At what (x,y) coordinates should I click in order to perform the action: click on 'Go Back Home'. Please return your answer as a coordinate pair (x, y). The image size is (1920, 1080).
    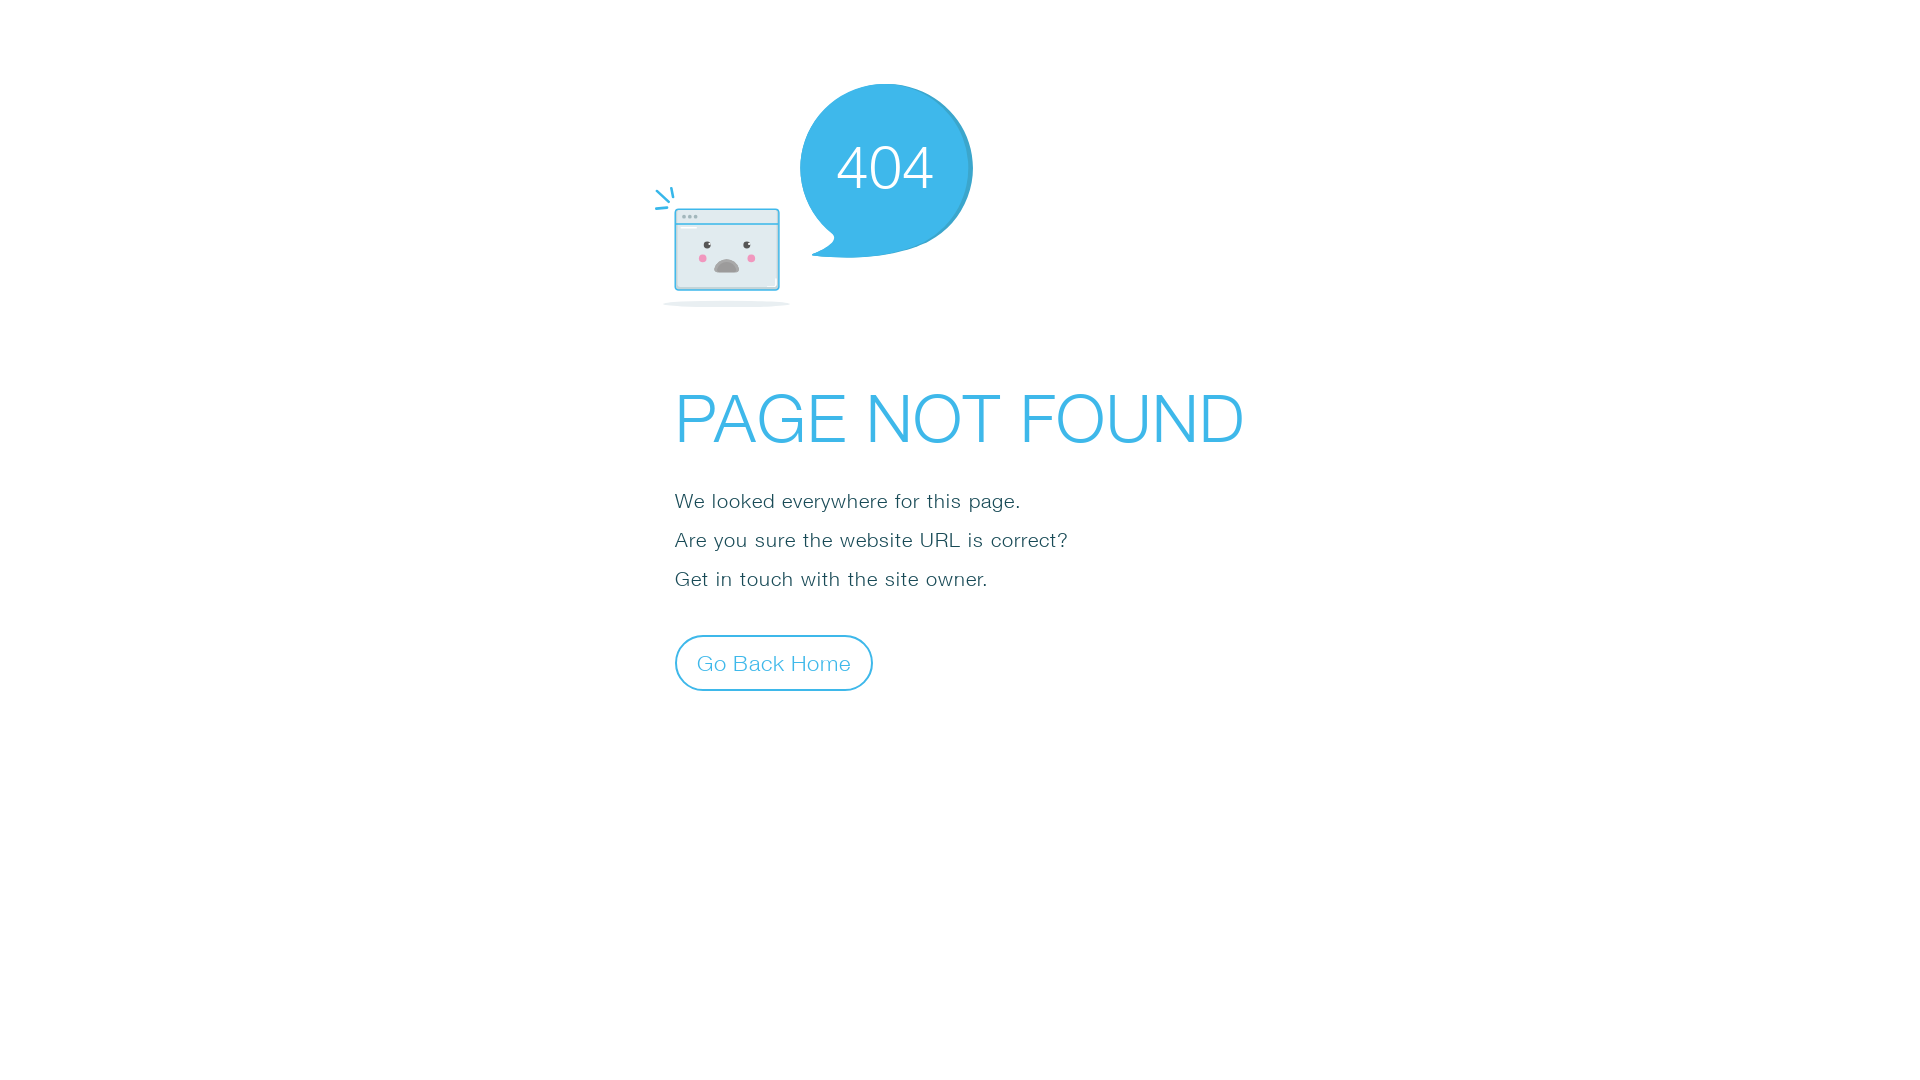
    Looking at the image, I should click on (772, 663).